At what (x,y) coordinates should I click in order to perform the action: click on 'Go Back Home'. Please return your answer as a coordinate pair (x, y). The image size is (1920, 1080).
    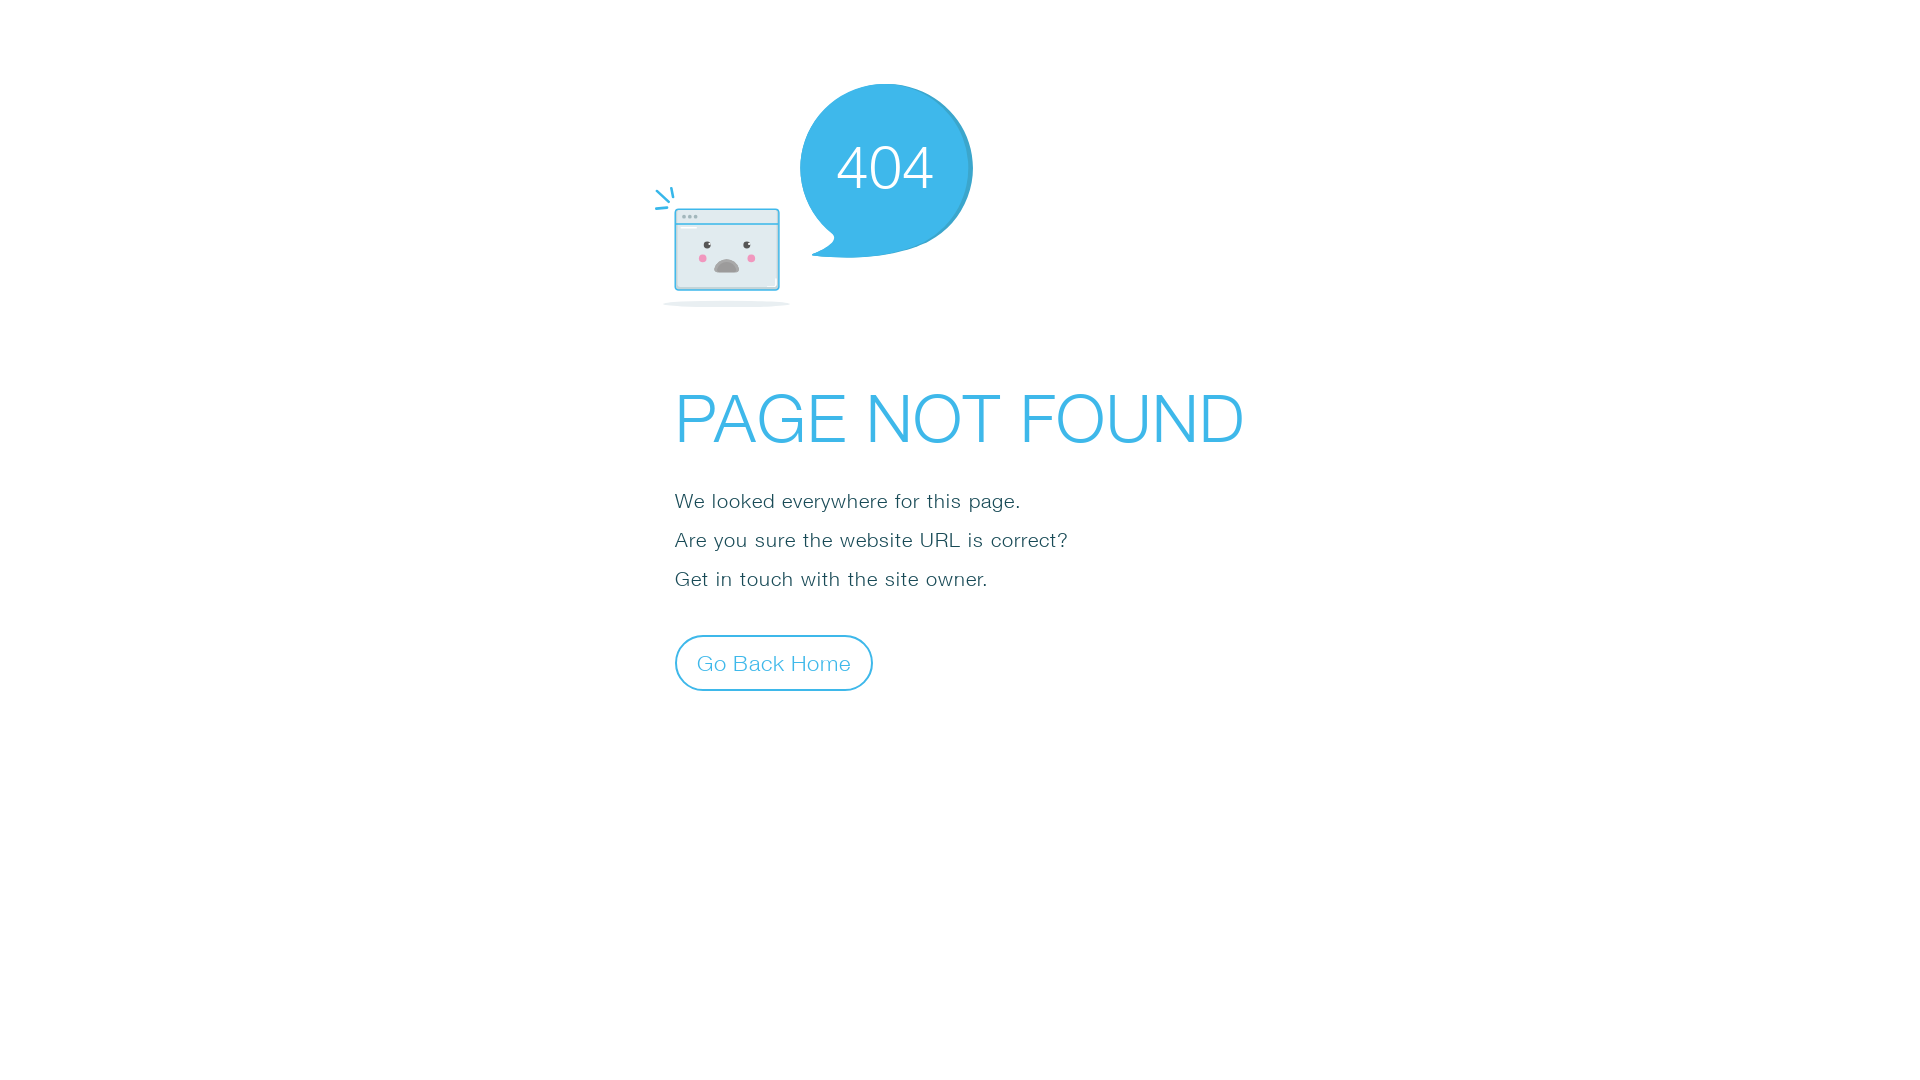
    Looking at the image, I should click on (772, 663).